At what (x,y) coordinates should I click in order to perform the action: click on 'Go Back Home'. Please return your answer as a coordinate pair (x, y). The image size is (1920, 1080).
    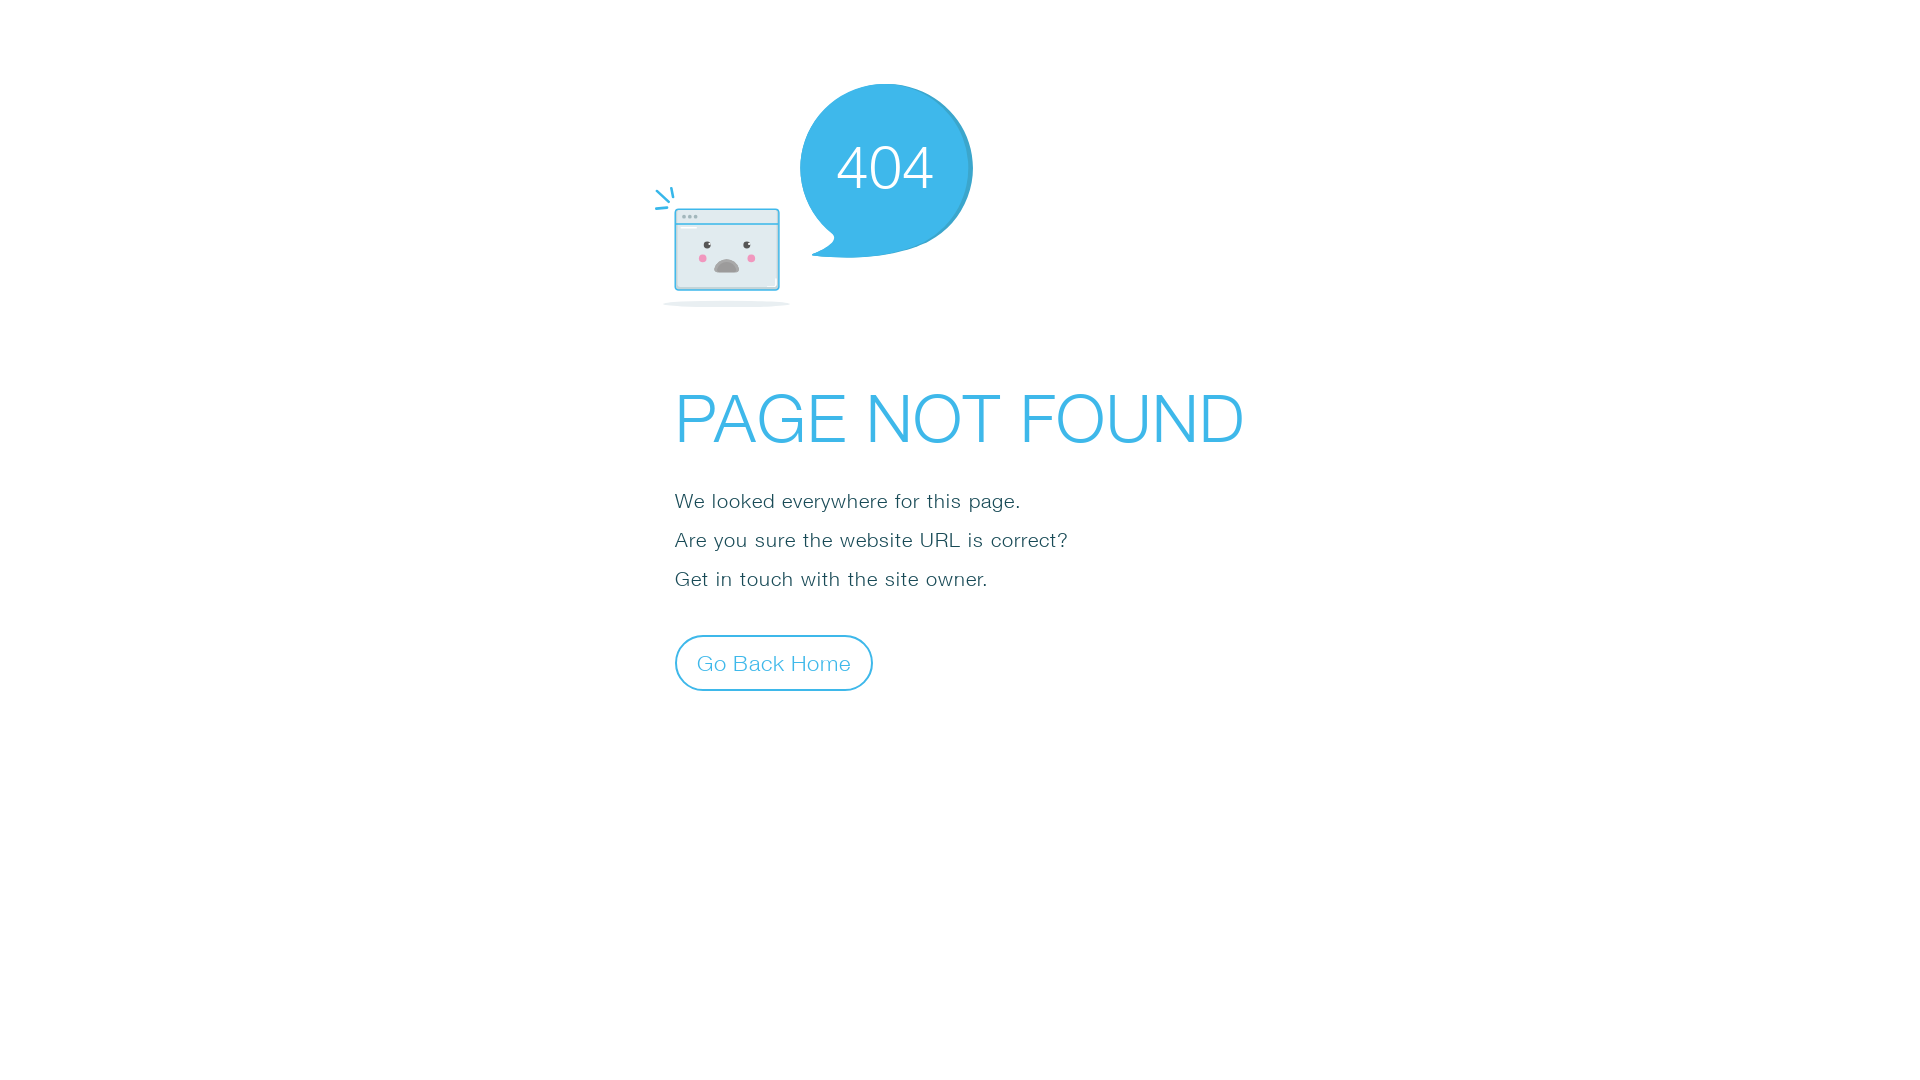
    Looking at the image, I should click on (772, 663).